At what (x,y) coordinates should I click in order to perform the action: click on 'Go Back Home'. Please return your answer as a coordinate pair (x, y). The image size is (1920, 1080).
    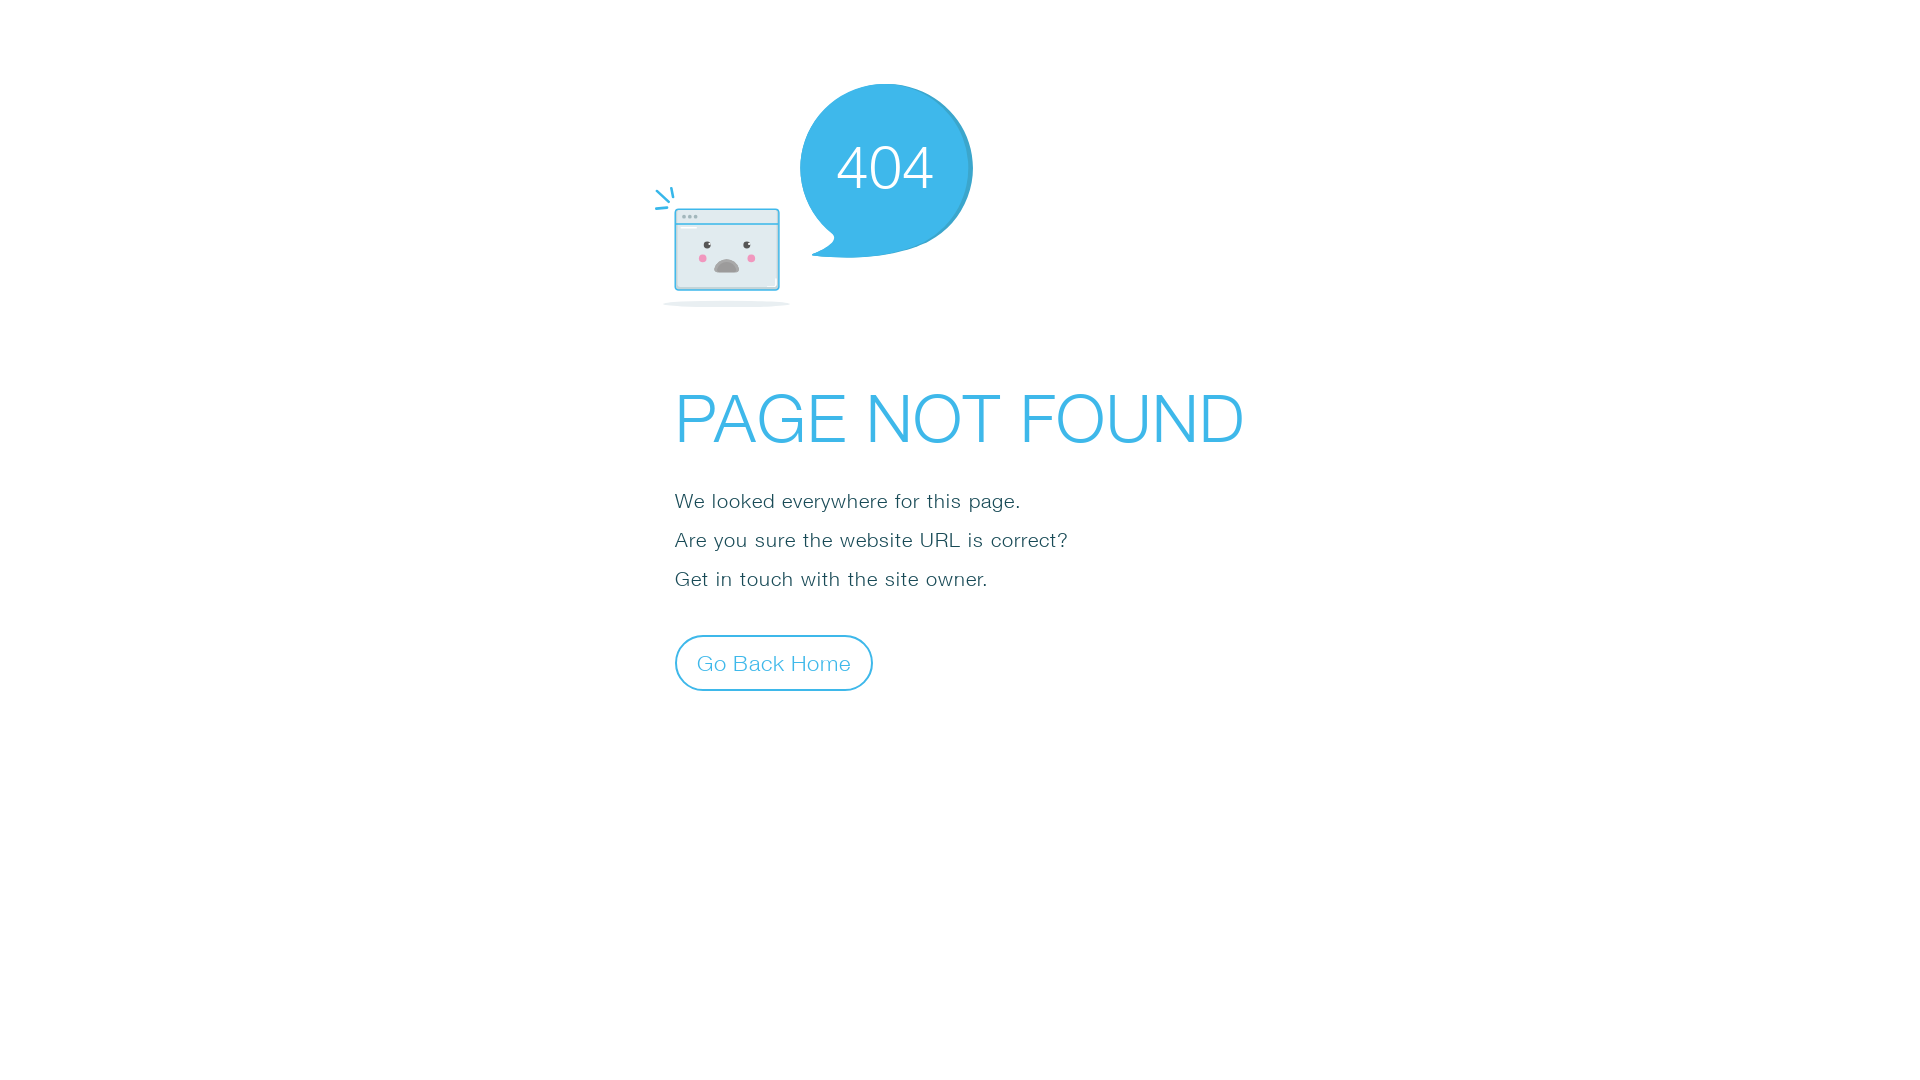
    Looking at the image, I should click on (772, 663).